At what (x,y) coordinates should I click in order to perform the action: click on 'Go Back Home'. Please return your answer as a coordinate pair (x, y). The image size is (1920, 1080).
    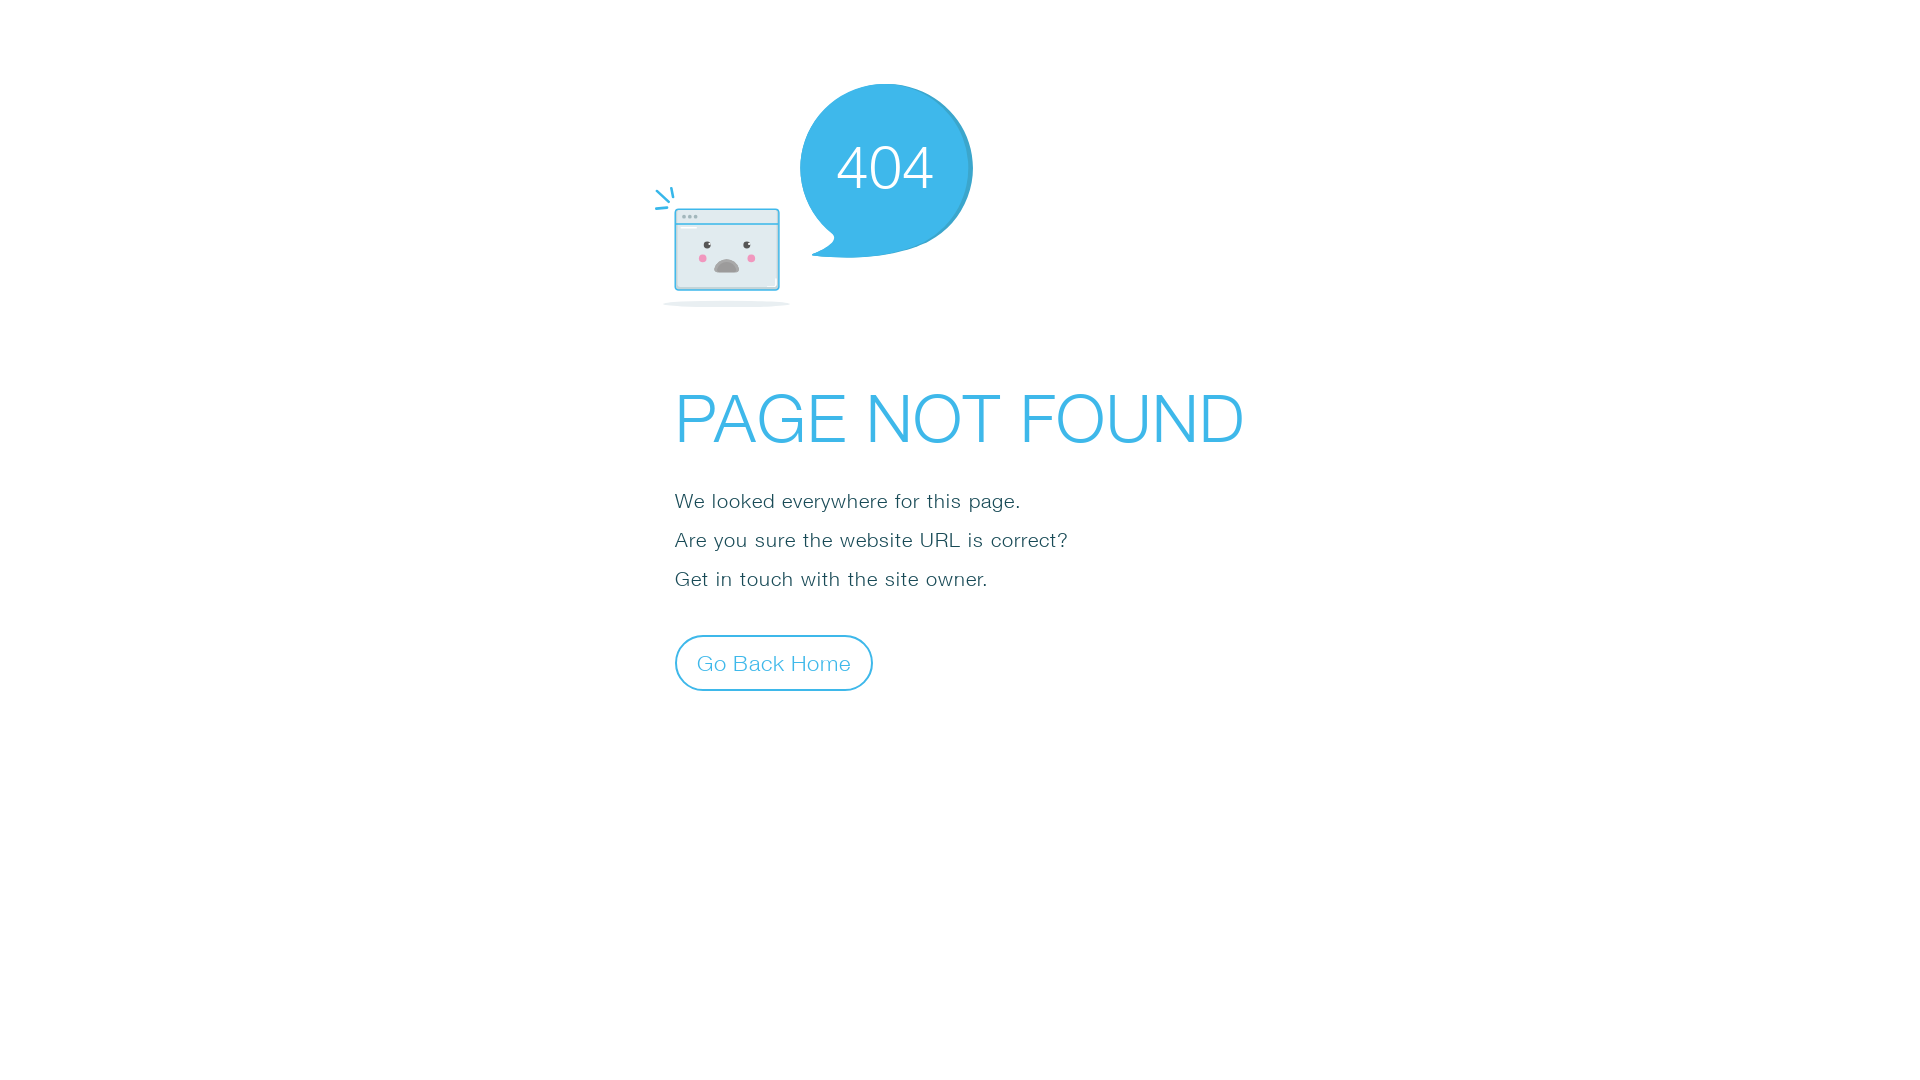
    Looking at the image, I should click on (772, 663).